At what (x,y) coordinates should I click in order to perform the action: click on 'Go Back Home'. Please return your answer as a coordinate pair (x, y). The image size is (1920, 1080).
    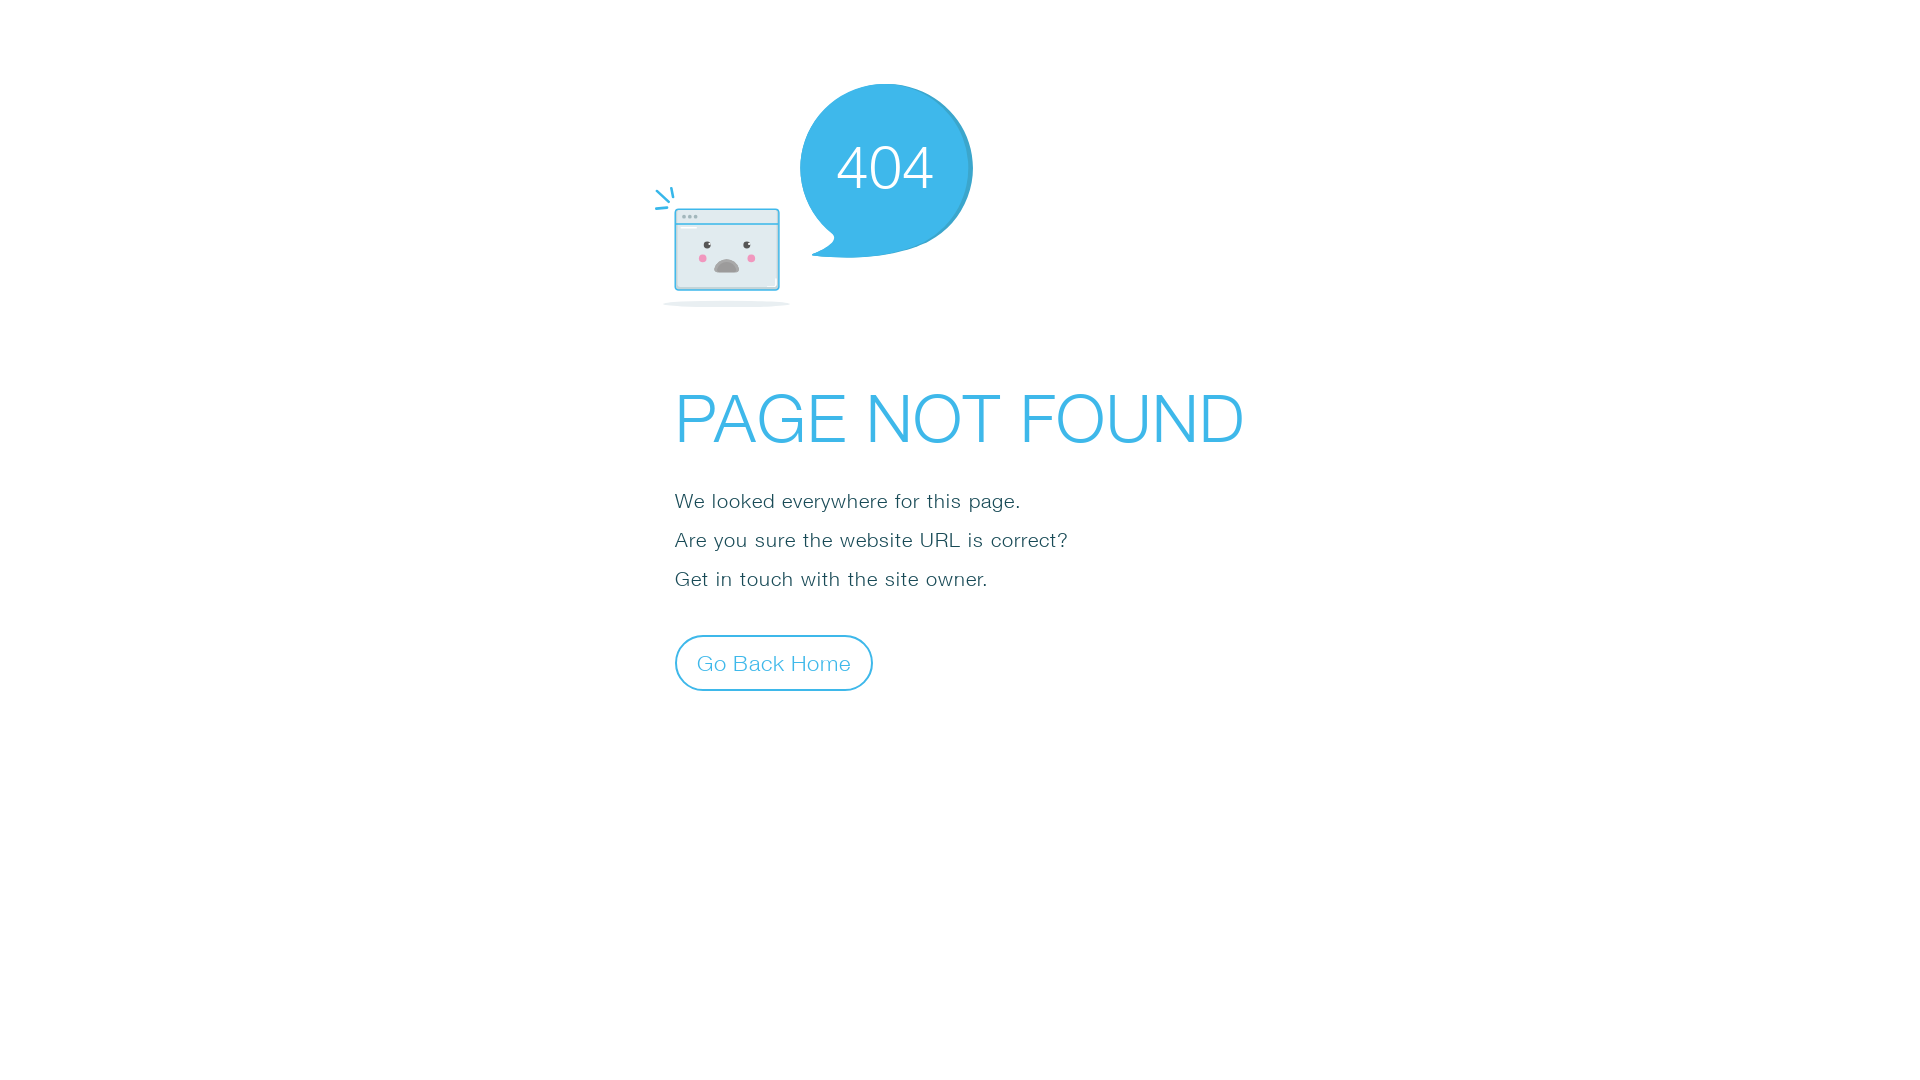
    Looking at the image, I should click on (772, 663).